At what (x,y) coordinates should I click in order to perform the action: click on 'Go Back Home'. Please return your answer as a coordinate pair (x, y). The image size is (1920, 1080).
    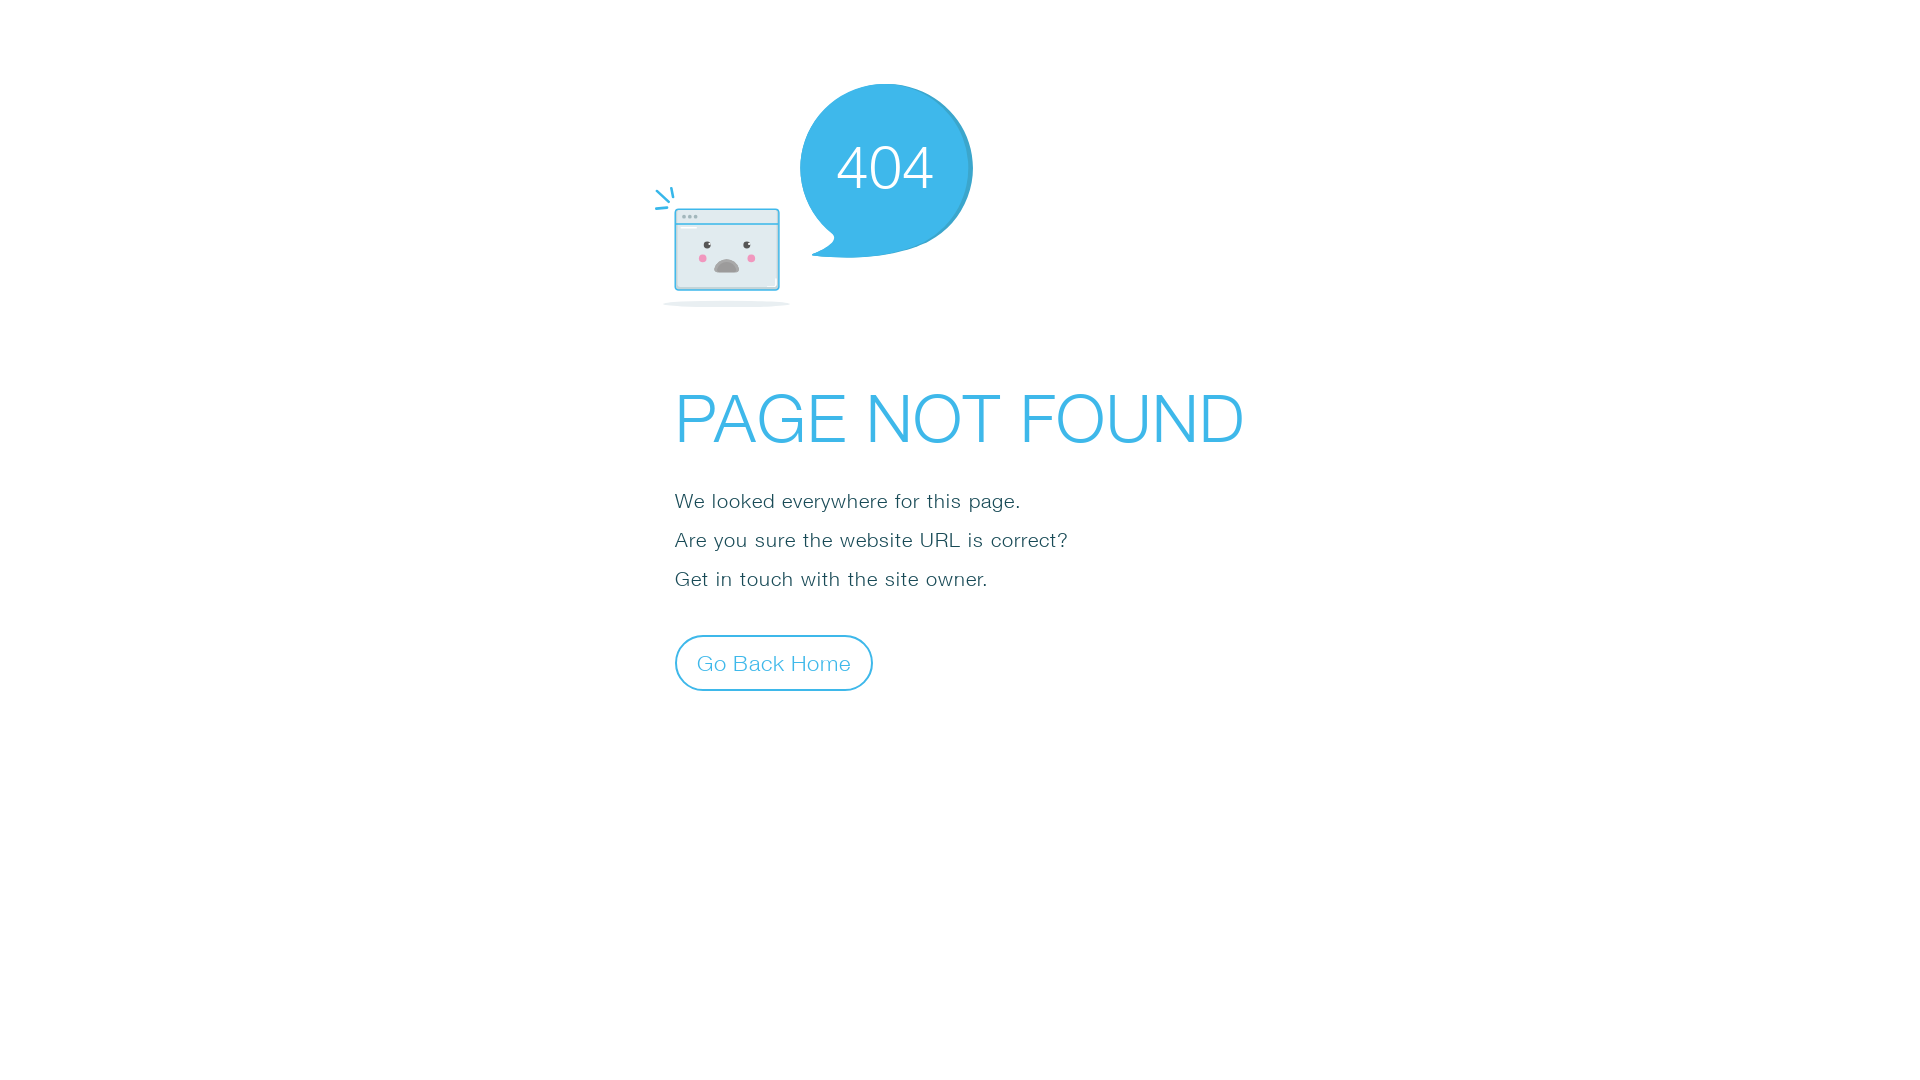
    Looking at the image, I should click on (772, 663).